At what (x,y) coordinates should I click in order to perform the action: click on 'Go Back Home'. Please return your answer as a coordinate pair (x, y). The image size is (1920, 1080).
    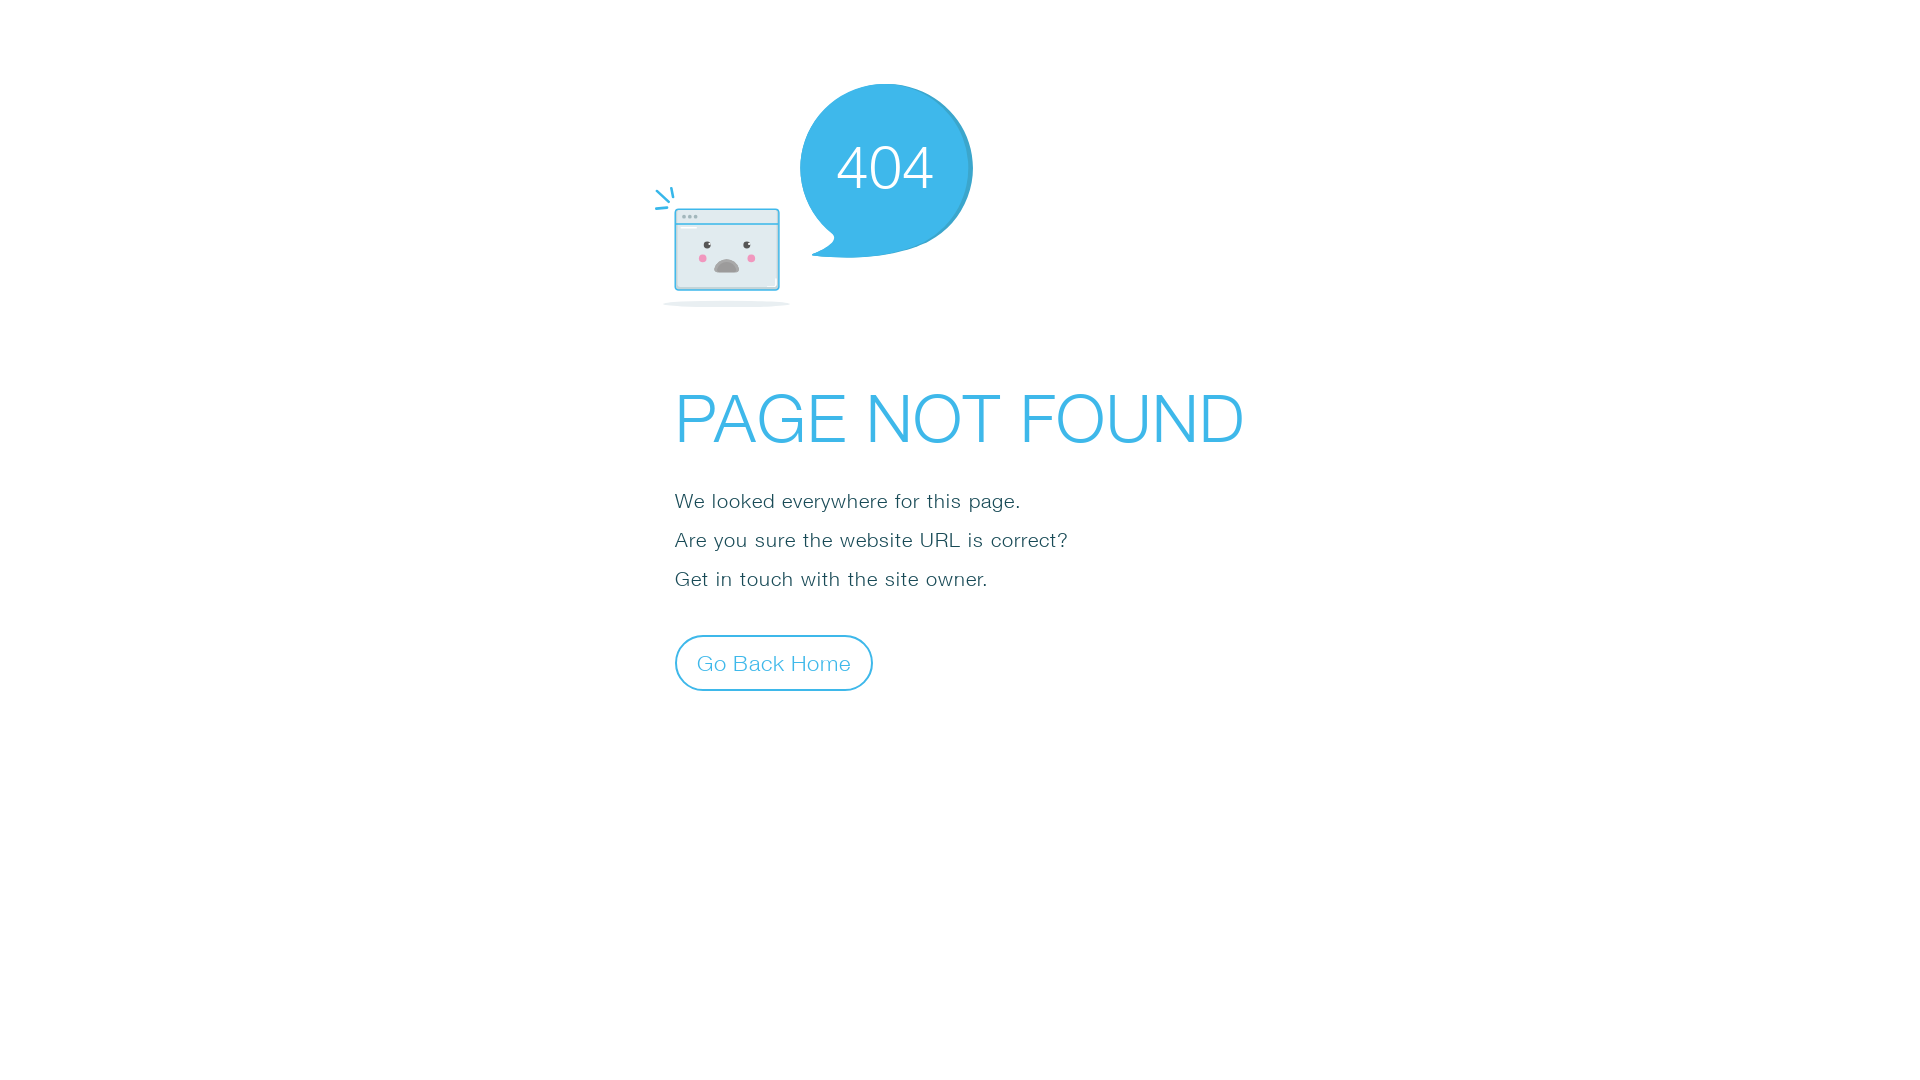
    Looking at the image, I should click on (772, 663).